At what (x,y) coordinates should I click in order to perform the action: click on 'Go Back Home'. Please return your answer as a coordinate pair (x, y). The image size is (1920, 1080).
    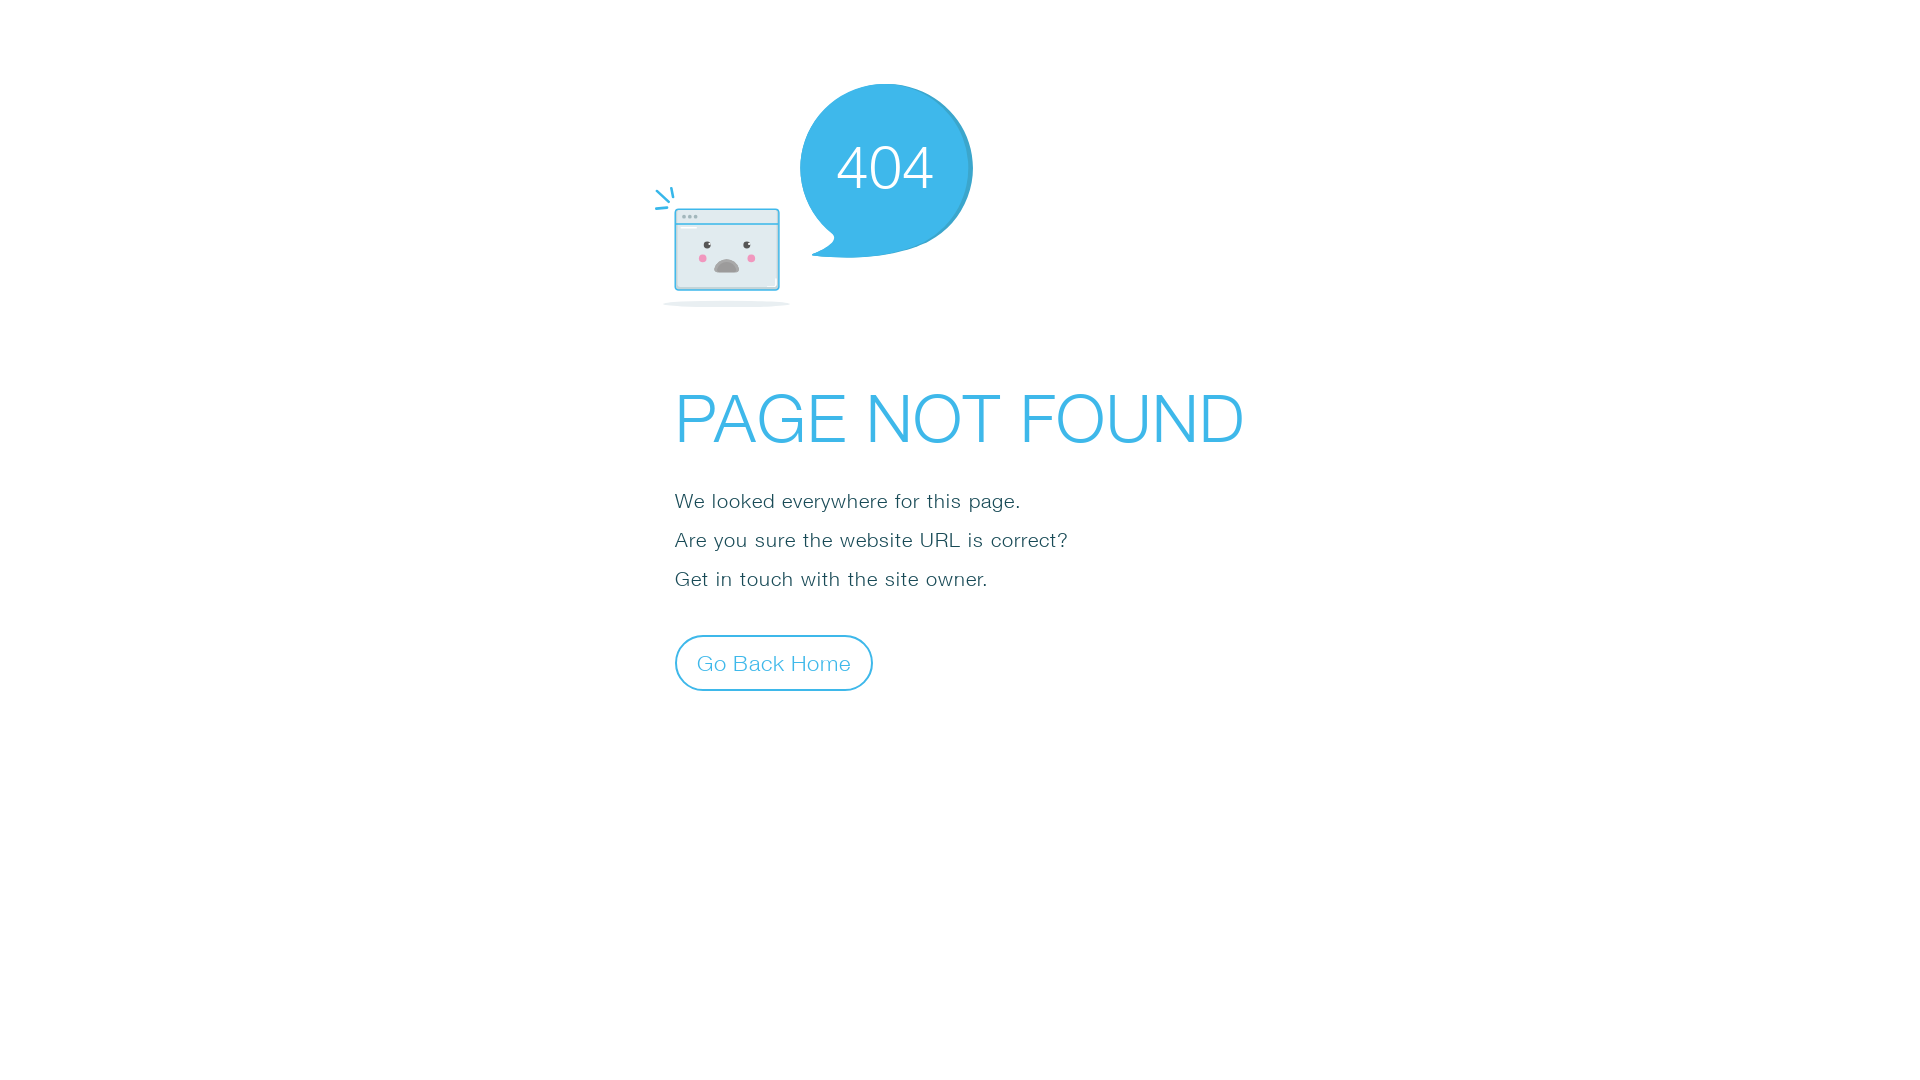
    Looking at the image, I should click on (772, 663).